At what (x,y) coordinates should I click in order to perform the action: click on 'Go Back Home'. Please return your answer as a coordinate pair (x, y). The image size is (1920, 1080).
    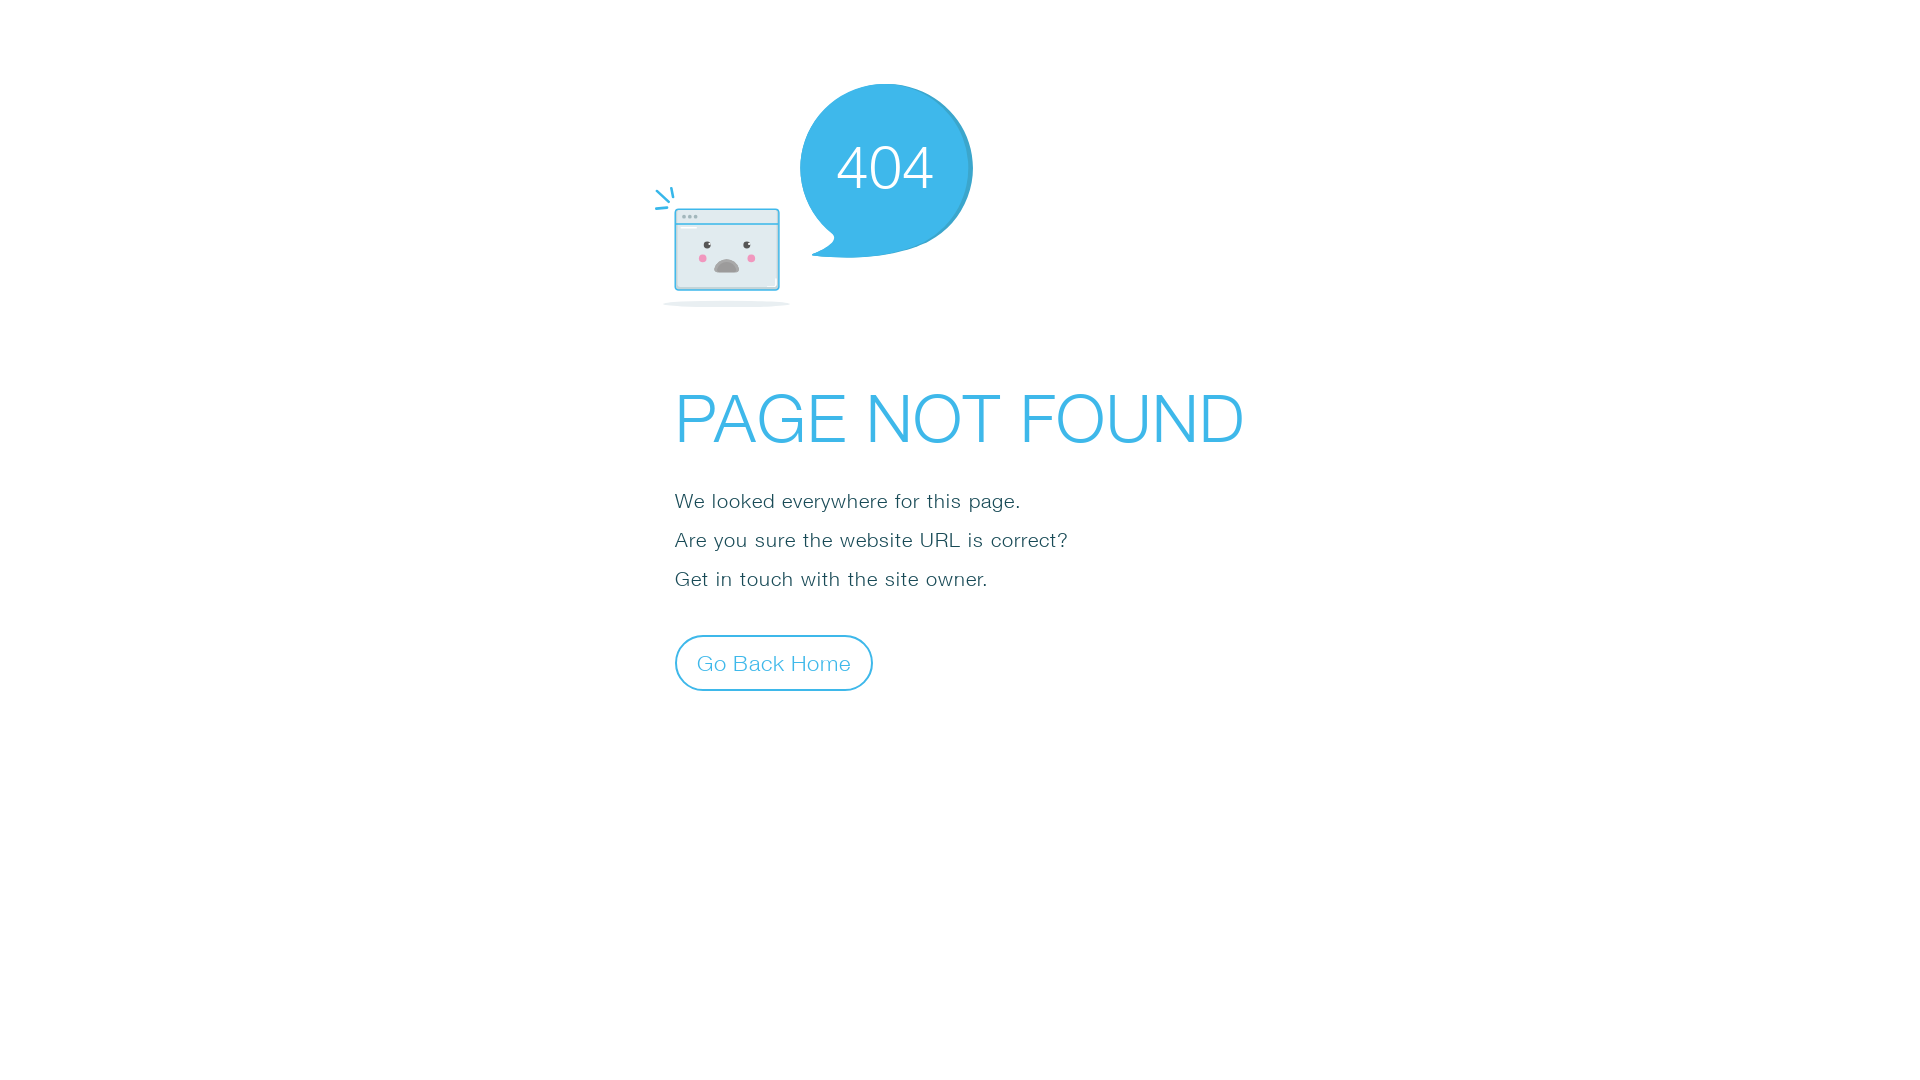
    Looking at the image, I should click on (772, 663).